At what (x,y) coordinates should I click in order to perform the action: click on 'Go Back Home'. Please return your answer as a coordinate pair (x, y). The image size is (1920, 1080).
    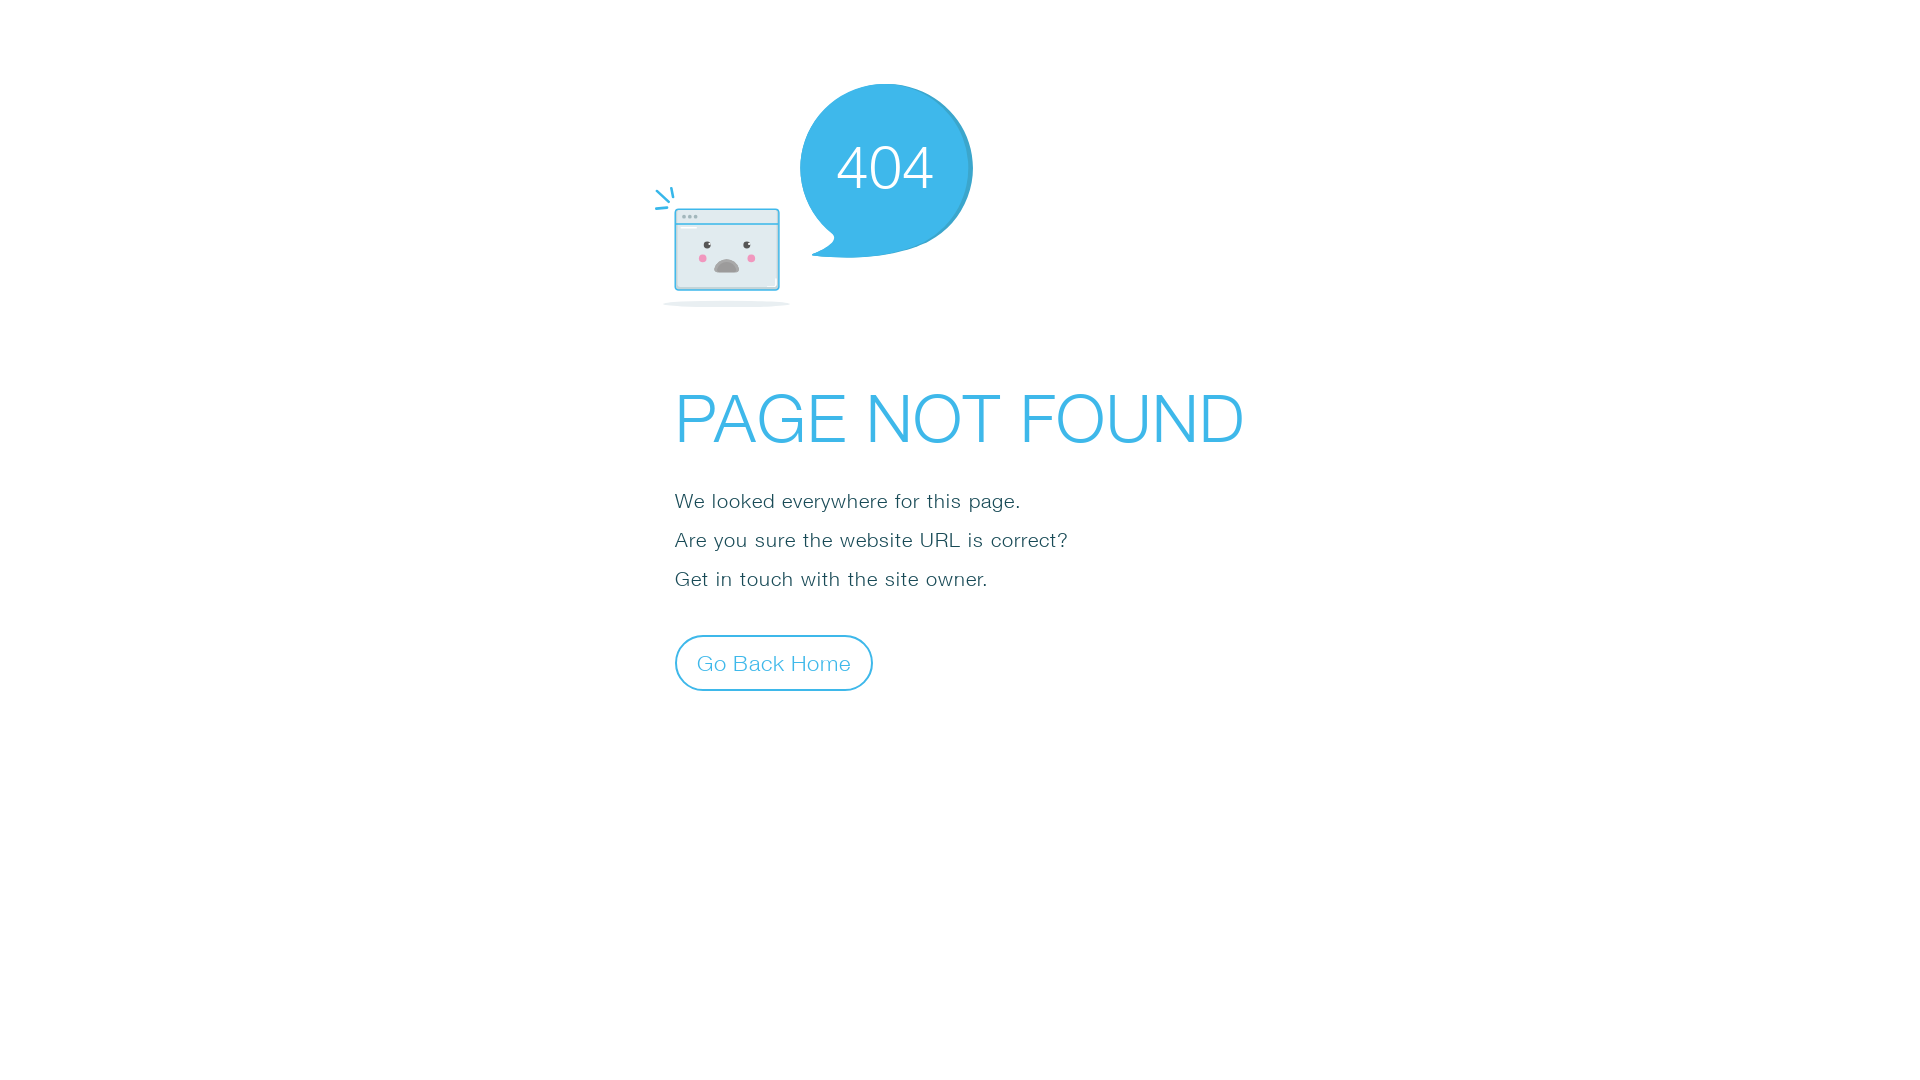
    Looking at the image, I should click on (772, 663).